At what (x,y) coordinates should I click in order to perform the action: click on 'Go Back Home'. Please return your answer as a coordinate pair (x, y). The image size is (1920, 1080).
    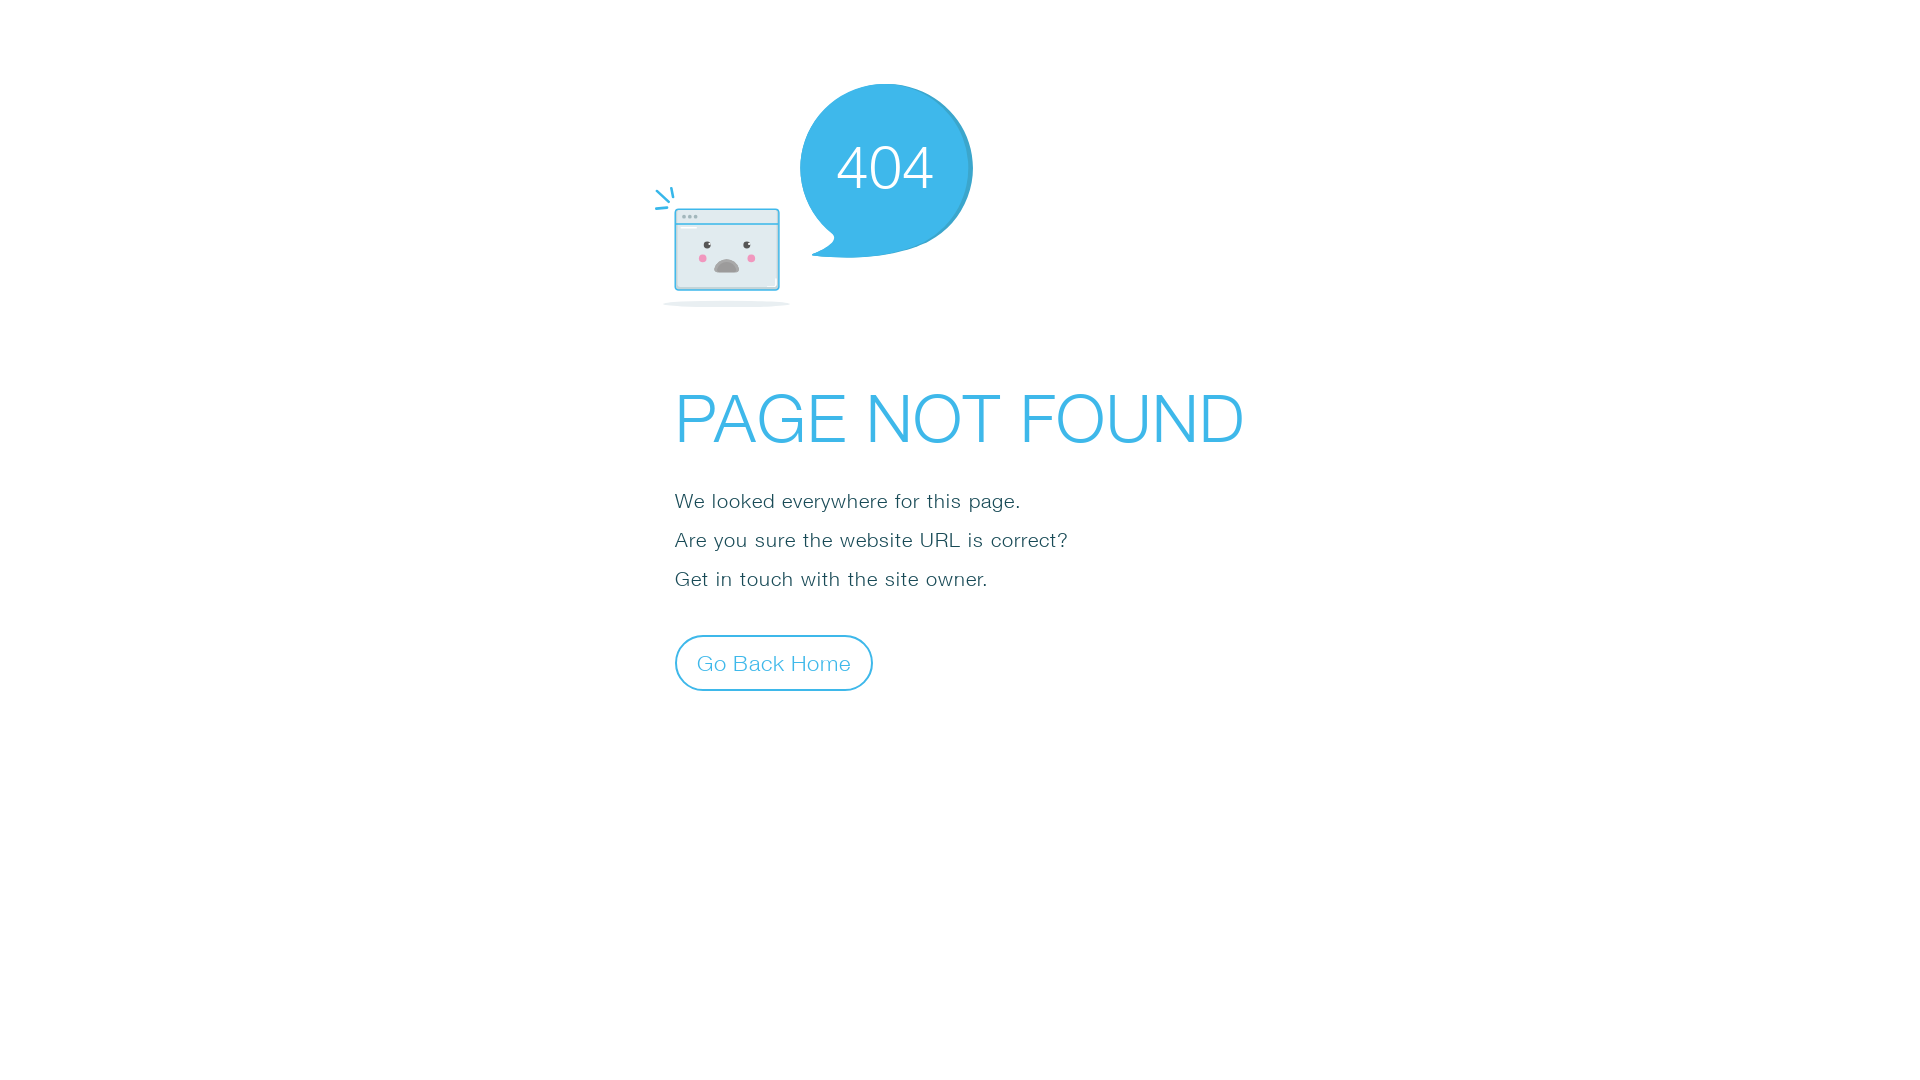
    Looking at the image, I should click on (772, 663).